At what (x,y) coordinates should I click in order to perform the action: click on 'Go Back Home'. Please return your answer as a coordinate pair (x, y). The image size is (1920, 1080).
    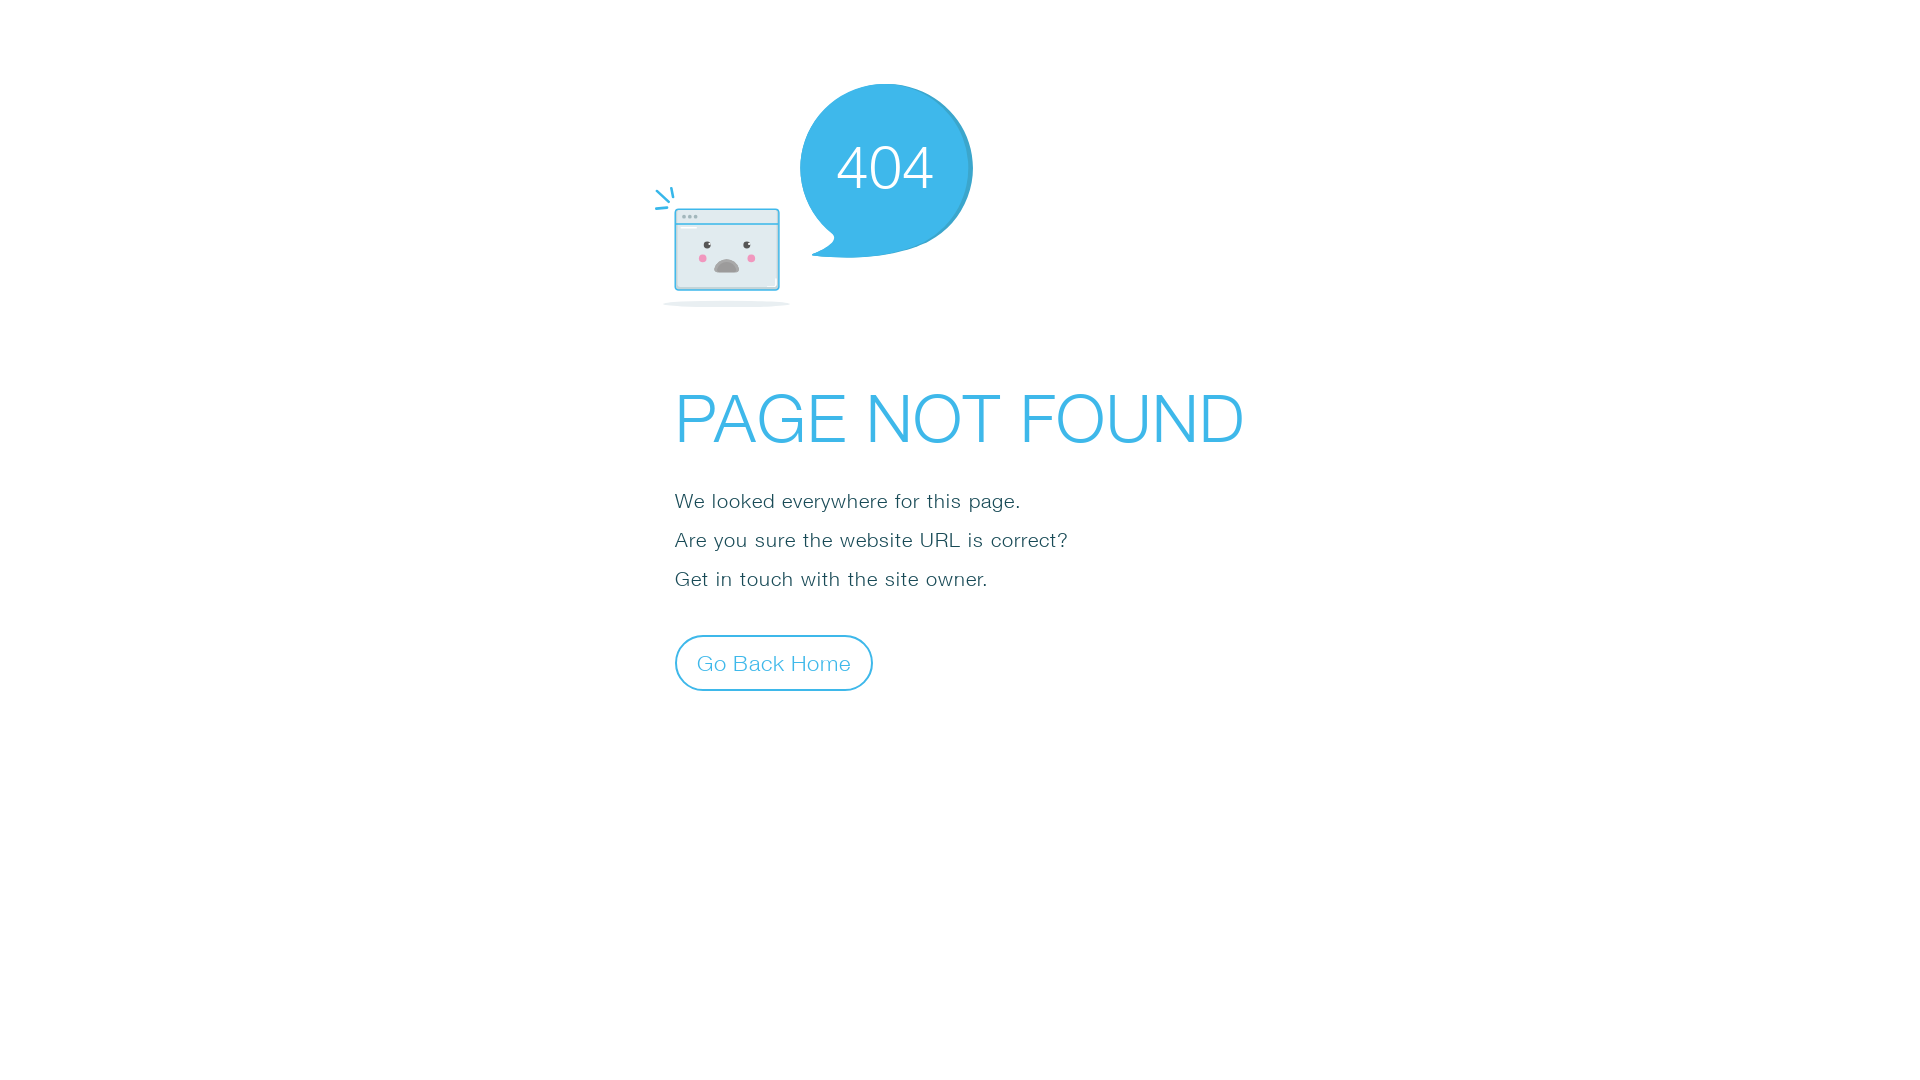
    Looking at the image, I should click on (772, 663).